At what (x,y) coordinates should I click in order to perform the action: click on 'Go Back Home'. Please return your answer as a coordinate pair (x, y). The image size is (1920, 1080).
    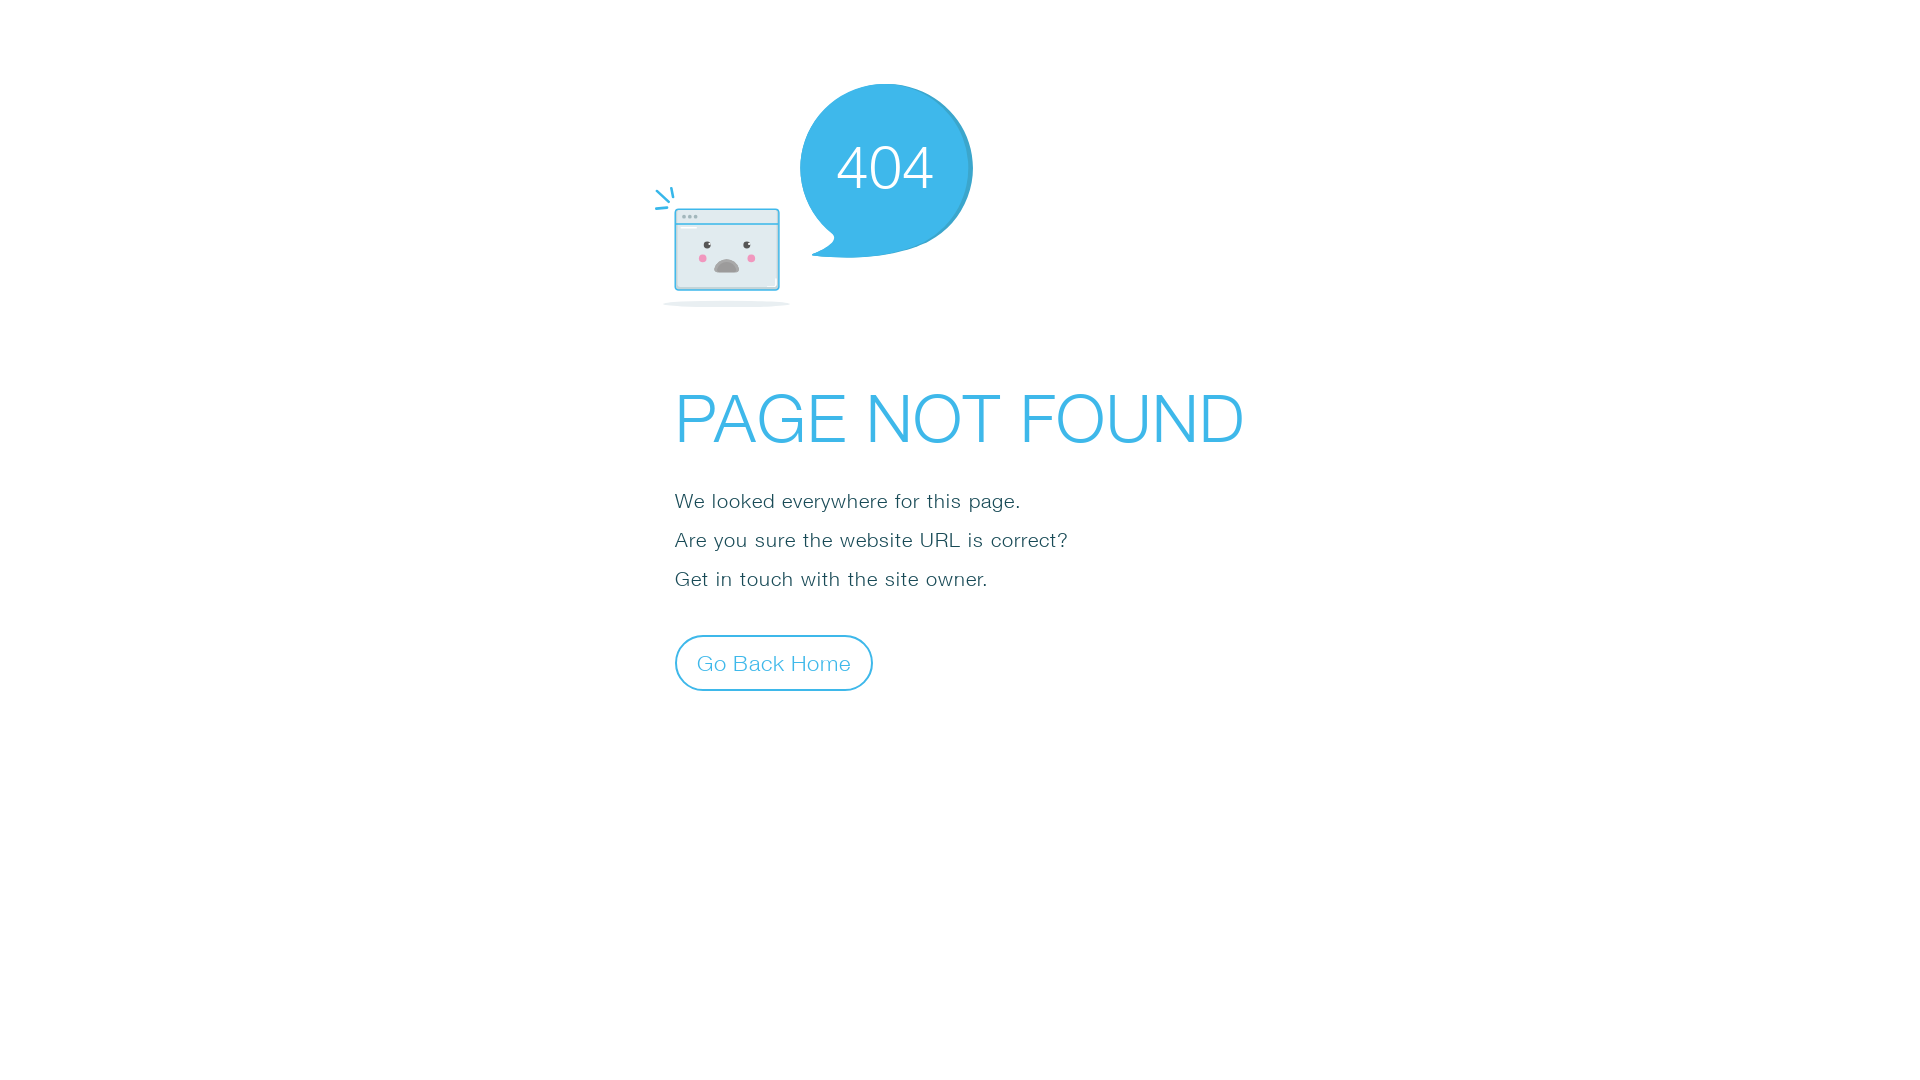
    Looking at the image, I should click on (772, 663).